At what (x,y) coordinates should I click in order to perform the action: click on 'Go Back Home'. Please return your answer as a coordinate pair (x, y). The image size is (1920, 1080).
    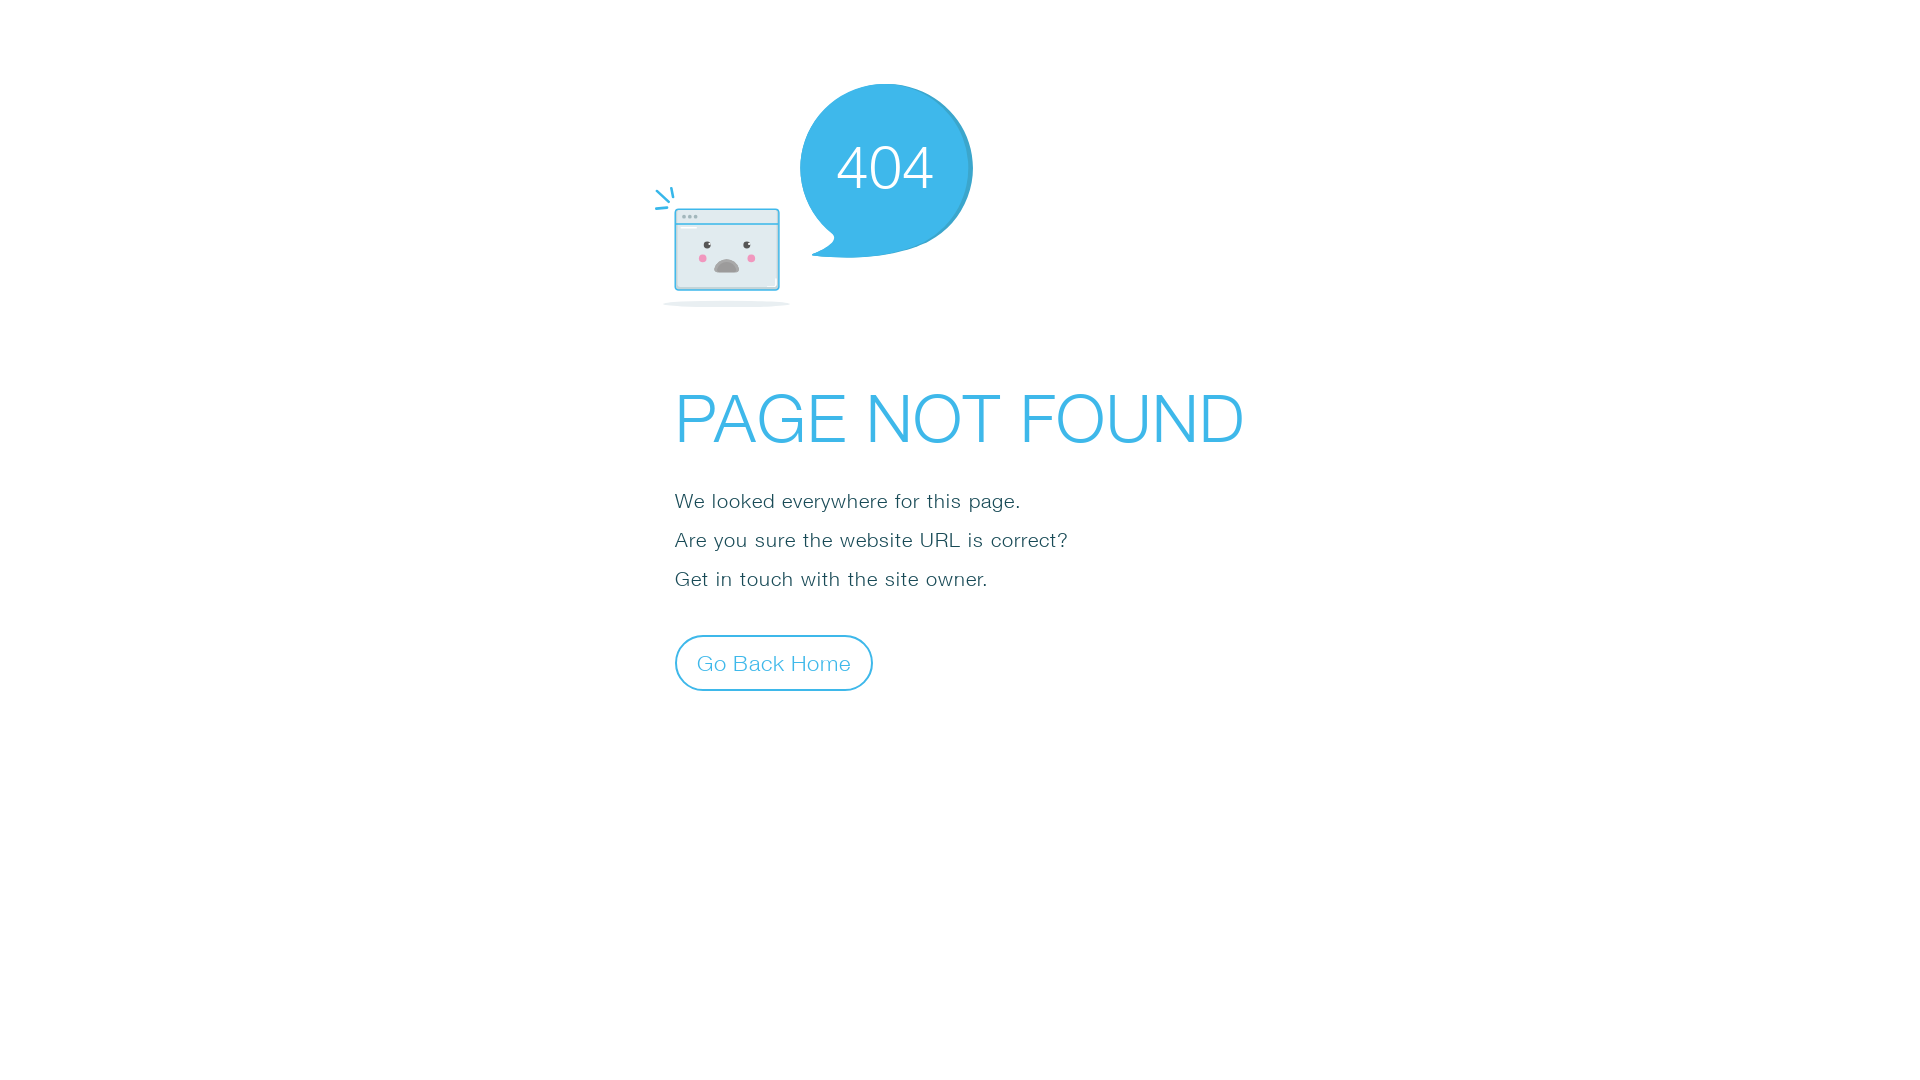
    Looking at the image, I should click on (772, 663).